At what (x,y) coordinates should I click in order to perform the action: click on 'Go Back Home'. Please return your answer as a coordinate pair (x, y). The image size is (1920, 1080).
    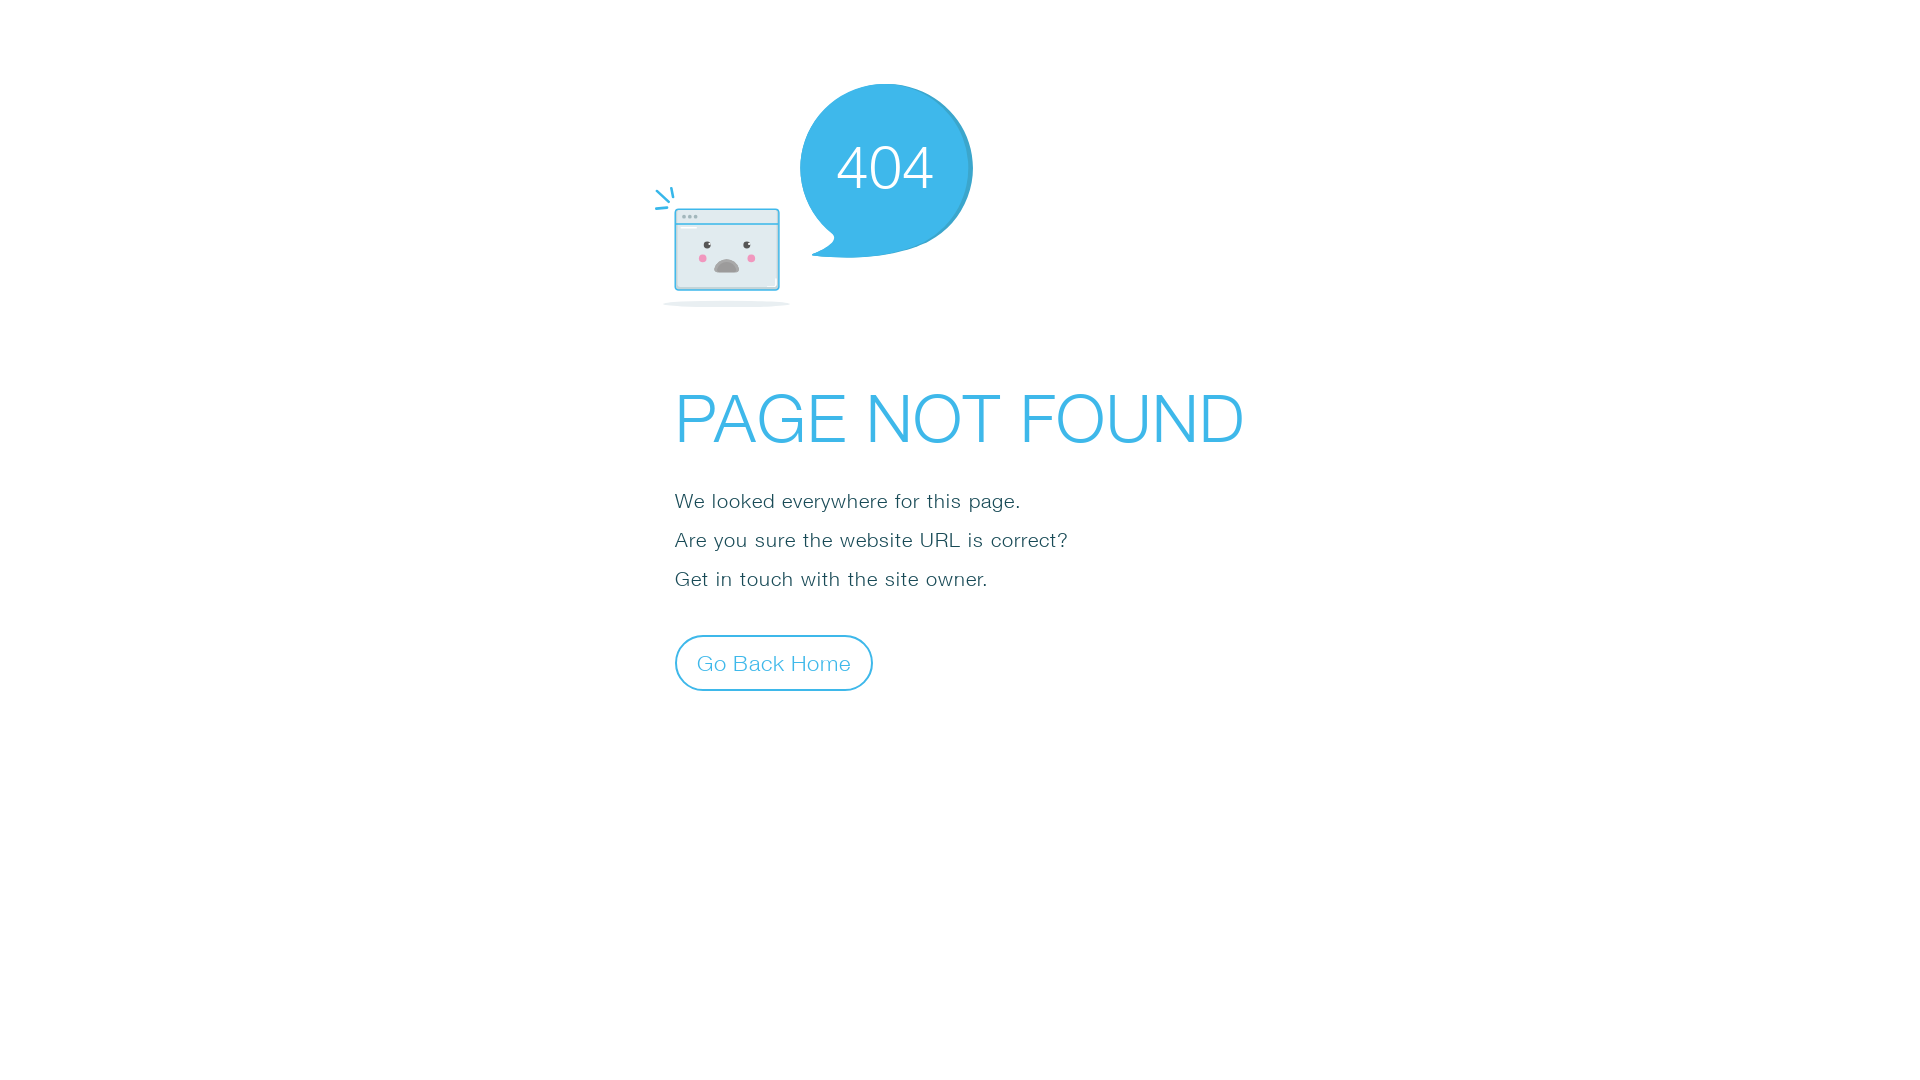
    Looking at the image, I should click on (772, 663).